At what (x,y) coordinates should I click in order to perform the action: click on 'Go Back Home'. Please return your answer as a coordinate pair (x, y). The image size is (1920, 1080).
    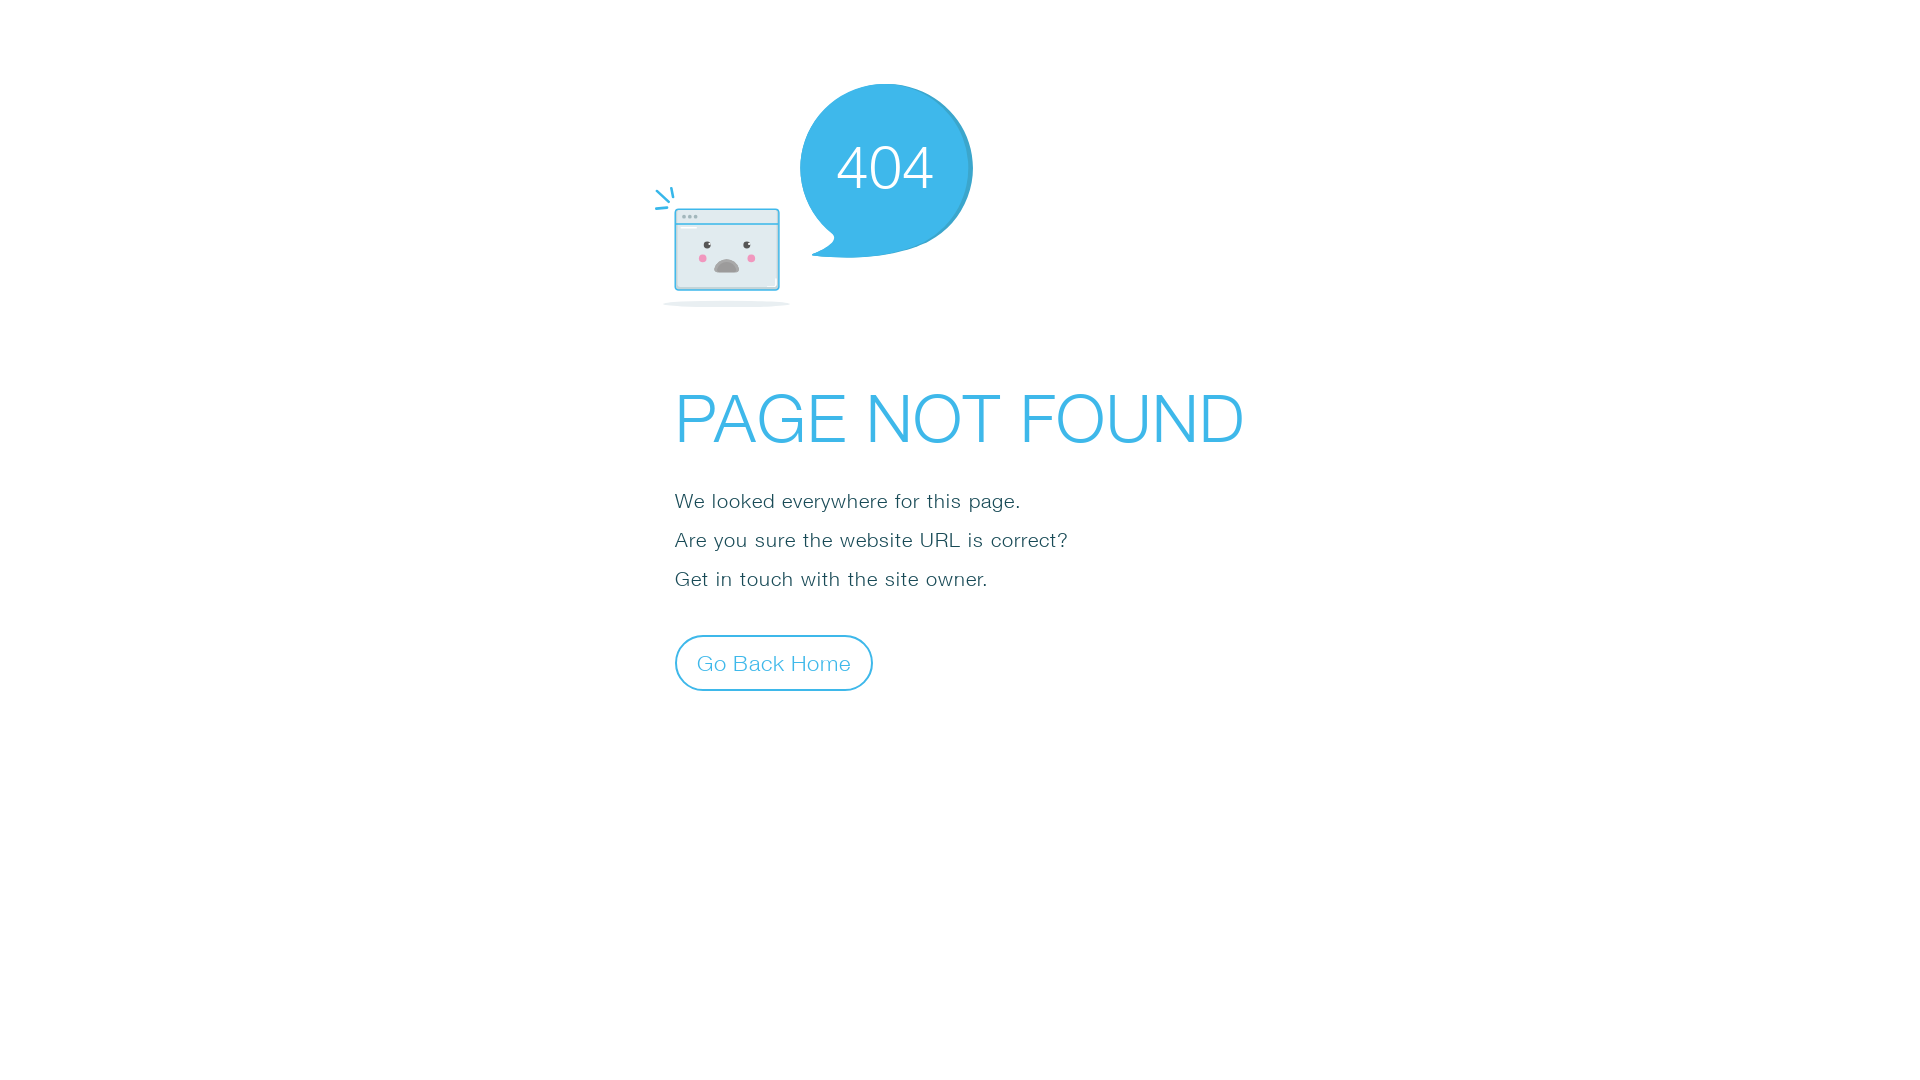
    Looking at the image, I should click on (772, 663).